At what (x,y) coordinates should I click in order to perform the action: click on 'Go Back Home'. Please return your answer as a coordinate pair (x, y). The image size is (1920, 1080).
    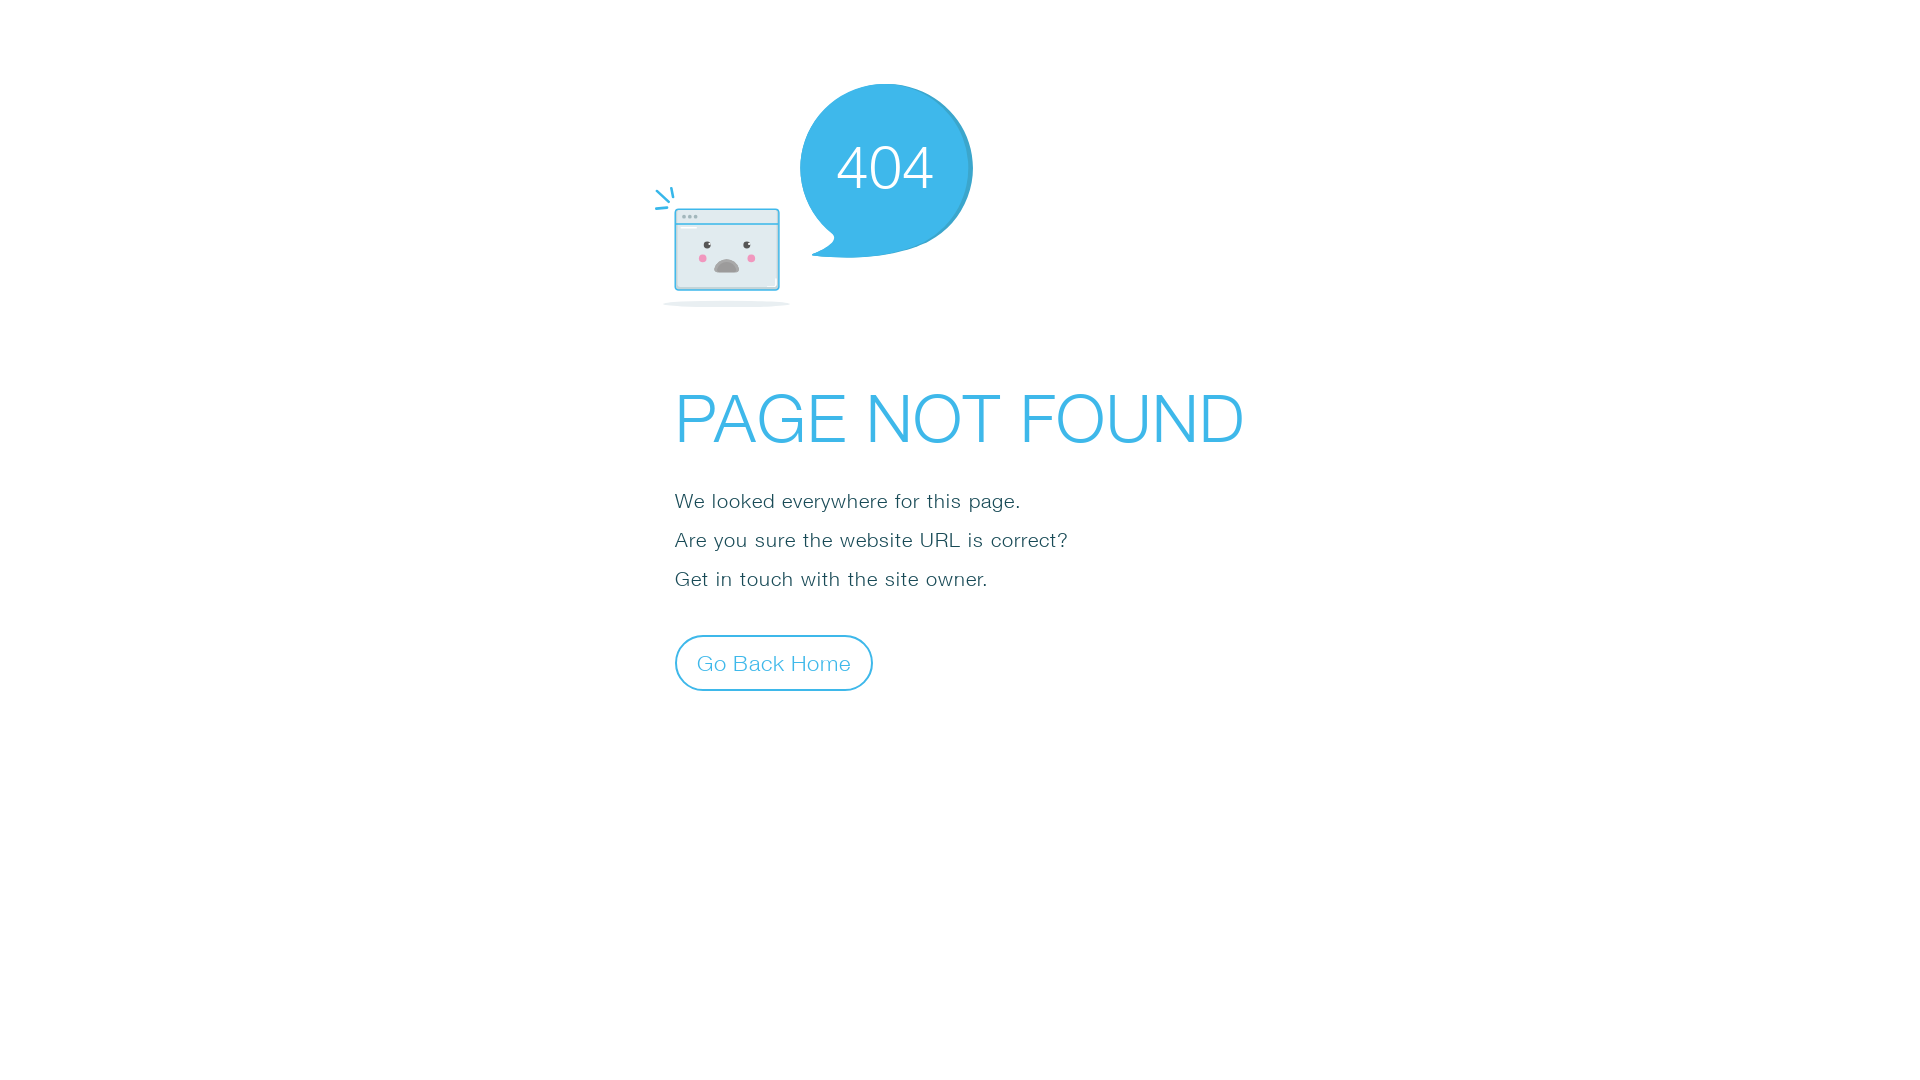
    Looking at the image, I should click on (772, 663).